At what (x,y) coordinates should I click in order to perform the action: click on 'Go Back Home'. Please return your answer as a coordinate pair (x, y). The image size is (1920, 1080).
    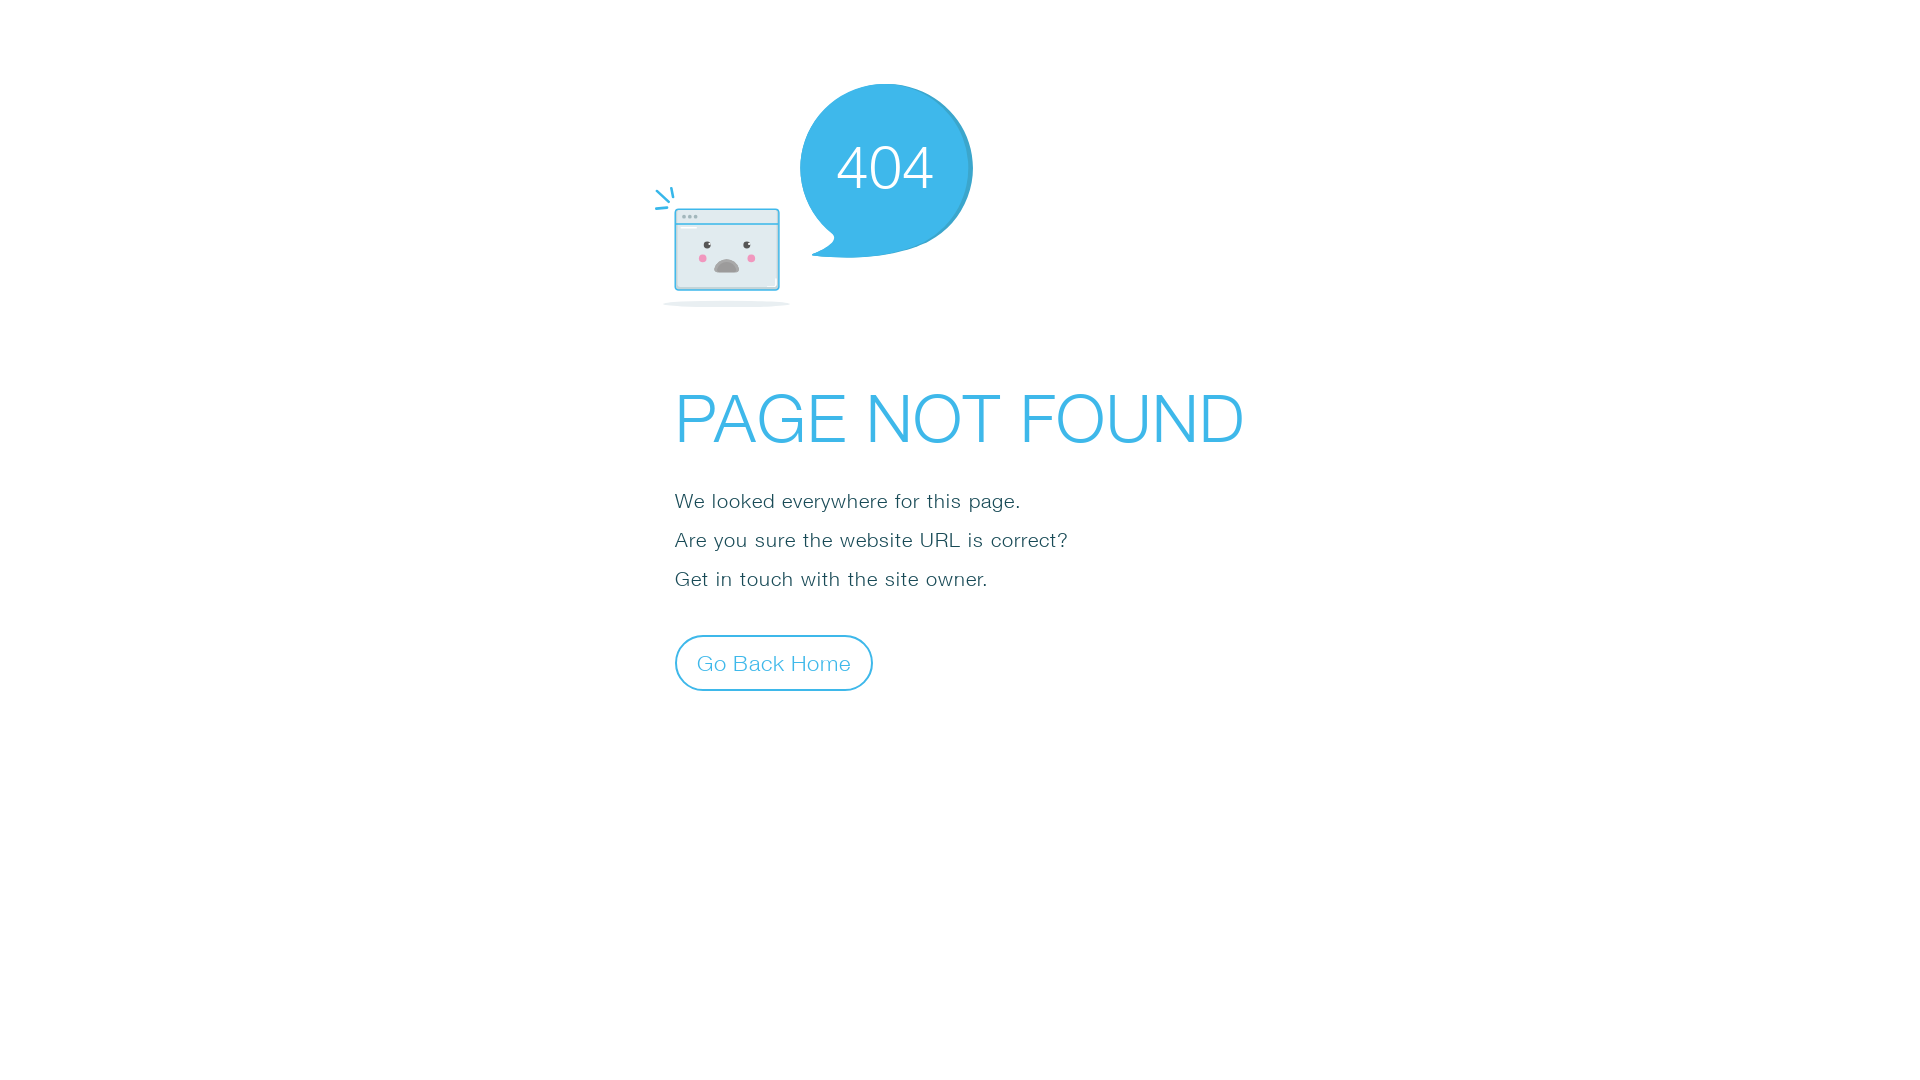
    Looking at the image, I should click on (772, 663).